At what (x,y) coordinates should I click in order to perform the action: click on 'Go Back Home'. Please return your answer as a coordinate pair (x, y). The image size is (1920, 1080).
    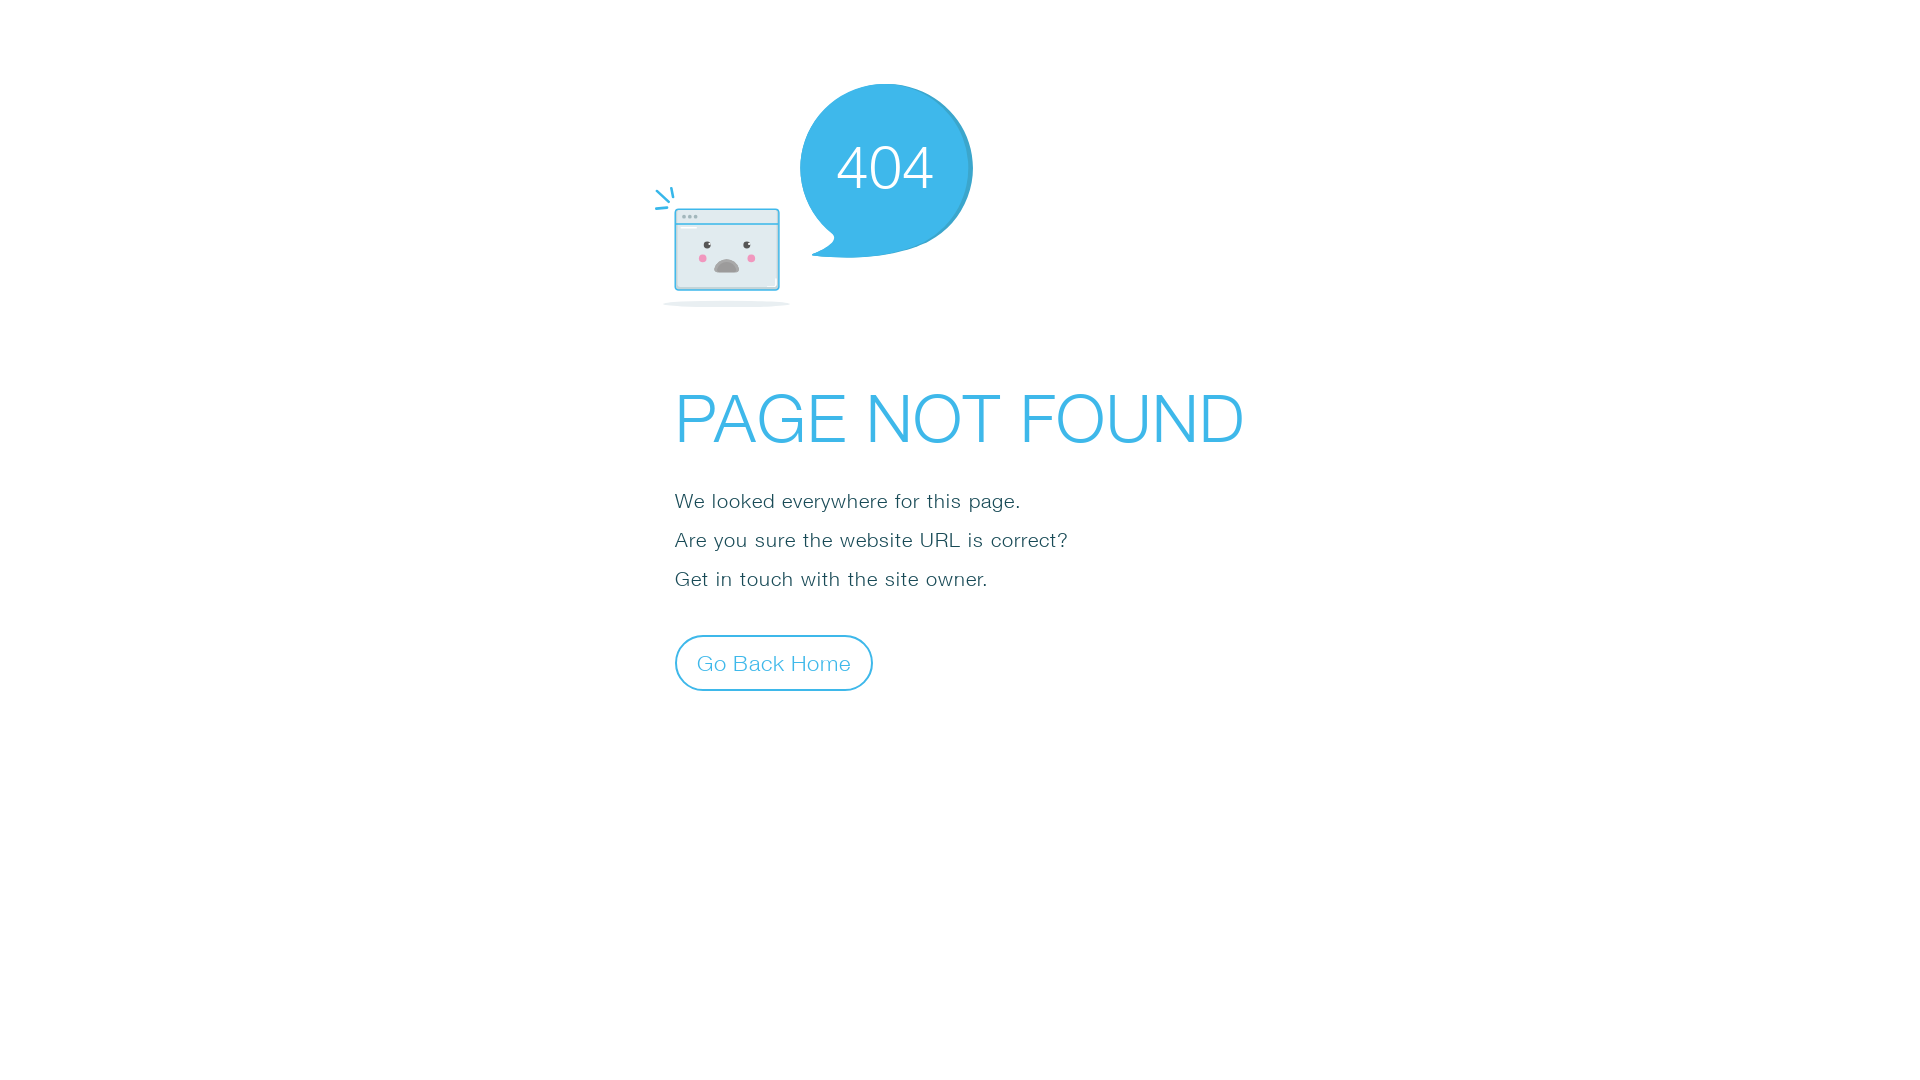
    Looking at the image, I should click on (772, 663).